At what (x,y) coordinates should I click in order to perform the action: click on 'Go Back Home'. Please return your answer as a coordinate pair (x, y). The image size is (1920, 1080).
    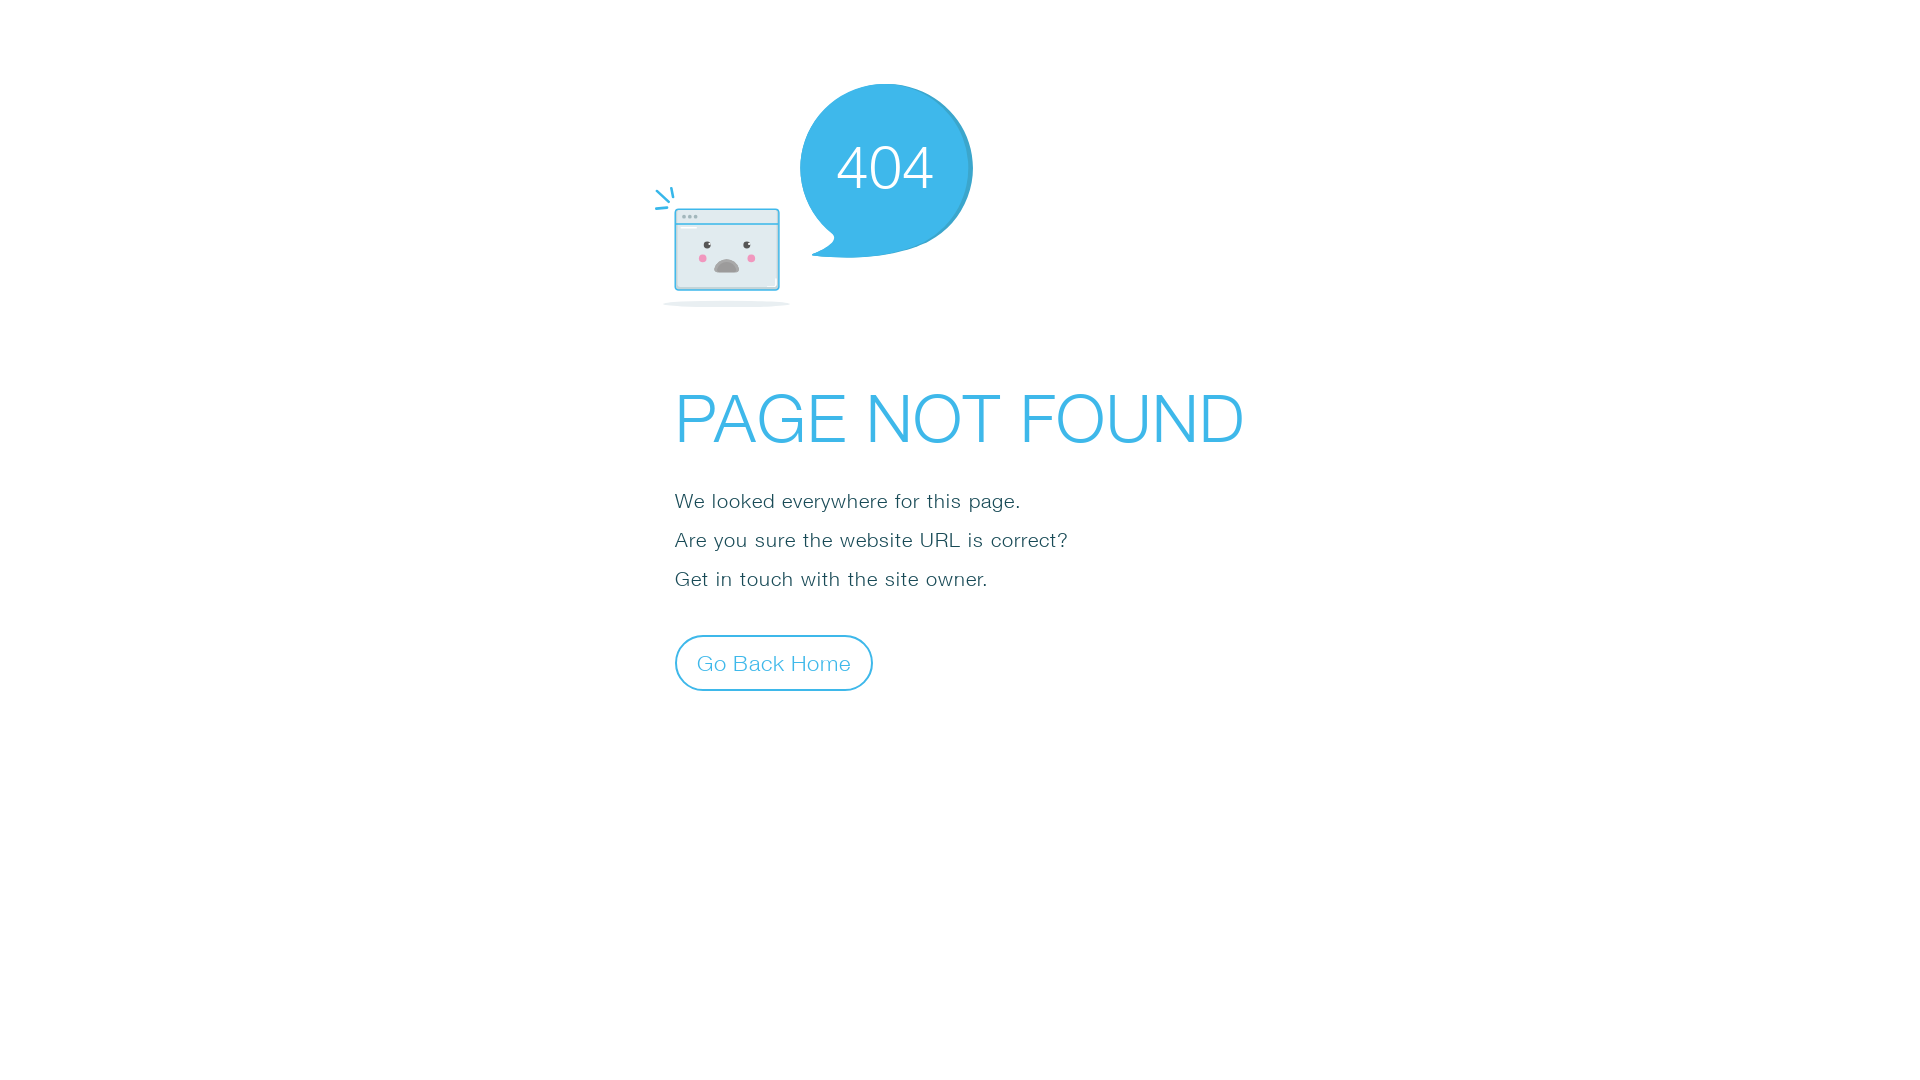
    Looking at the image, I should click on (772, 663).